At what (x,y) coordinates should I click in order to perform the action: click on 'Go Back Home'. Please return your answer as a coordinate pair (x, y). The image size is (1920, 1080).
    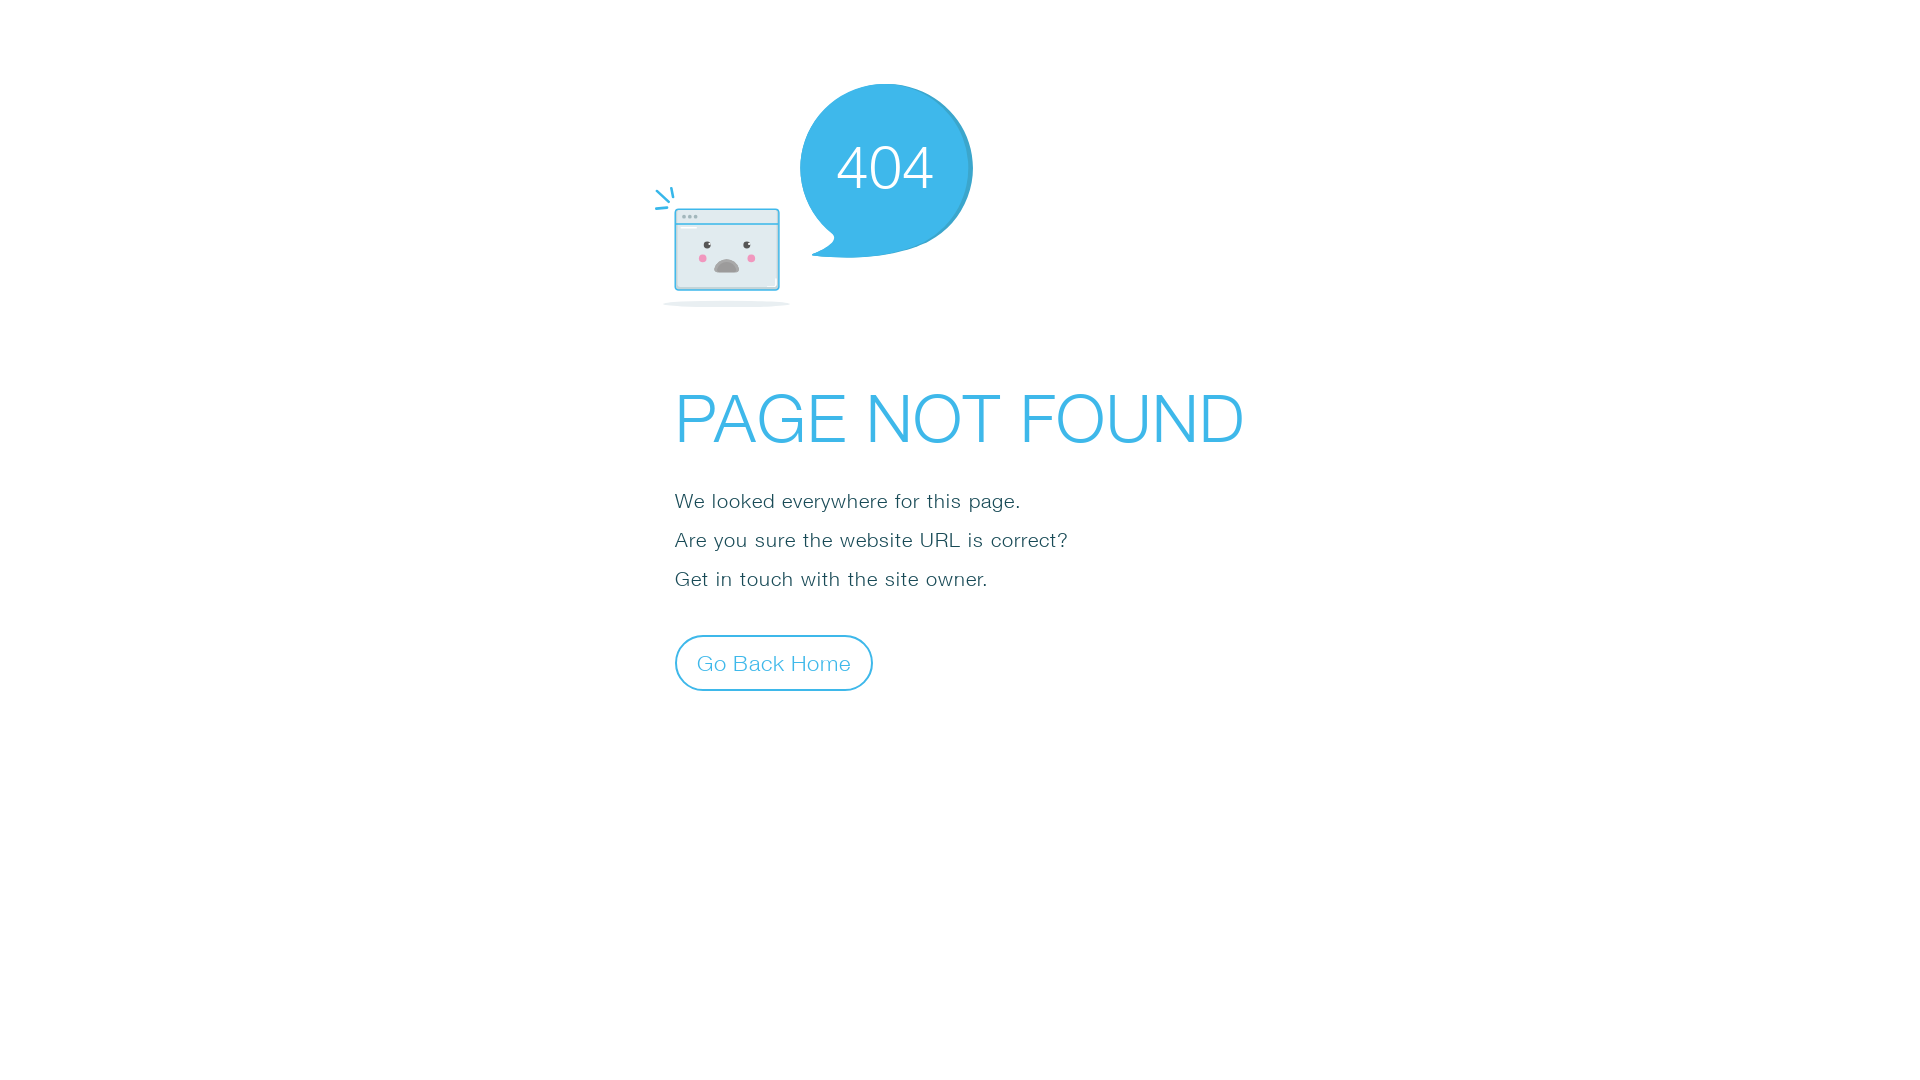
    Looking at the image, I should click on (772, 663).